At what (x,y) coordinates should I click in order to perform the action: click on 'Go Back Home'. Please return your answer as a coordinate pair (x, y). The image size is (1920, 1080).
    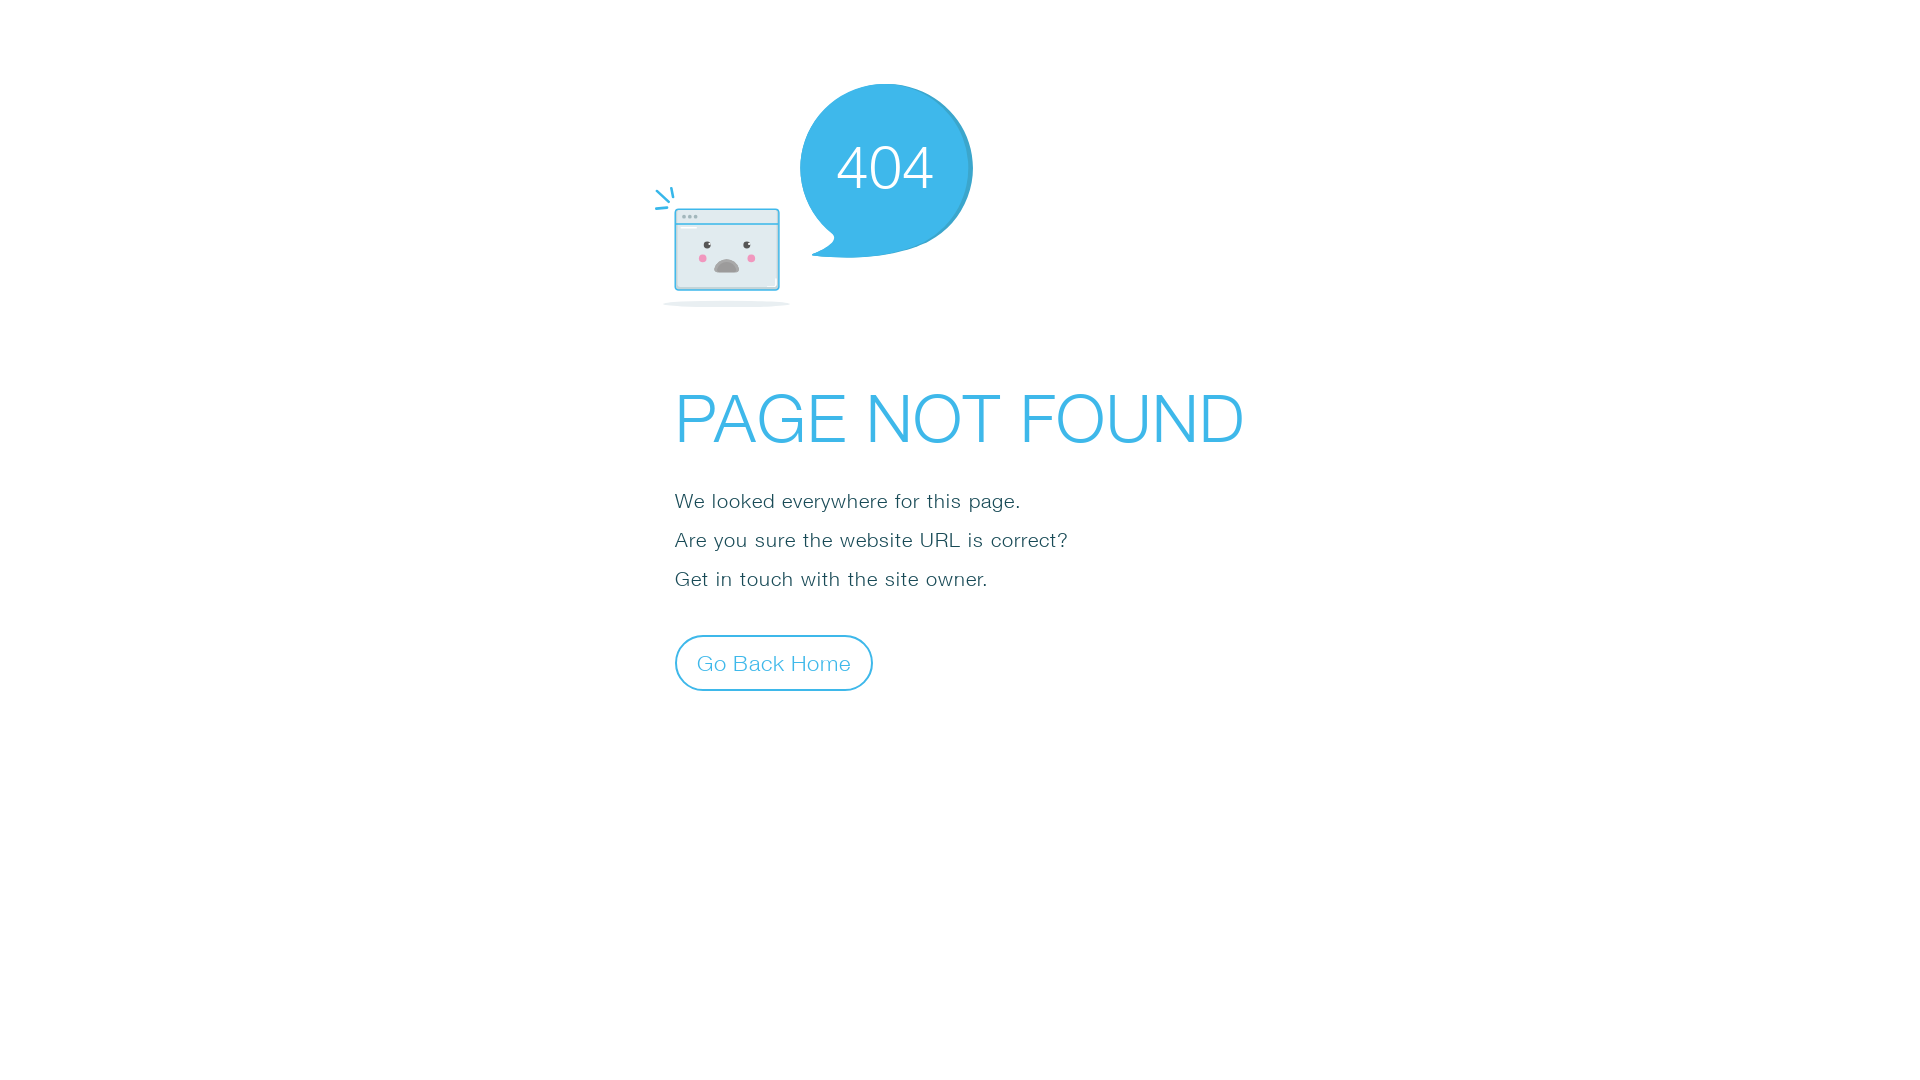
    Looking at the image, I should click on (772, 663).